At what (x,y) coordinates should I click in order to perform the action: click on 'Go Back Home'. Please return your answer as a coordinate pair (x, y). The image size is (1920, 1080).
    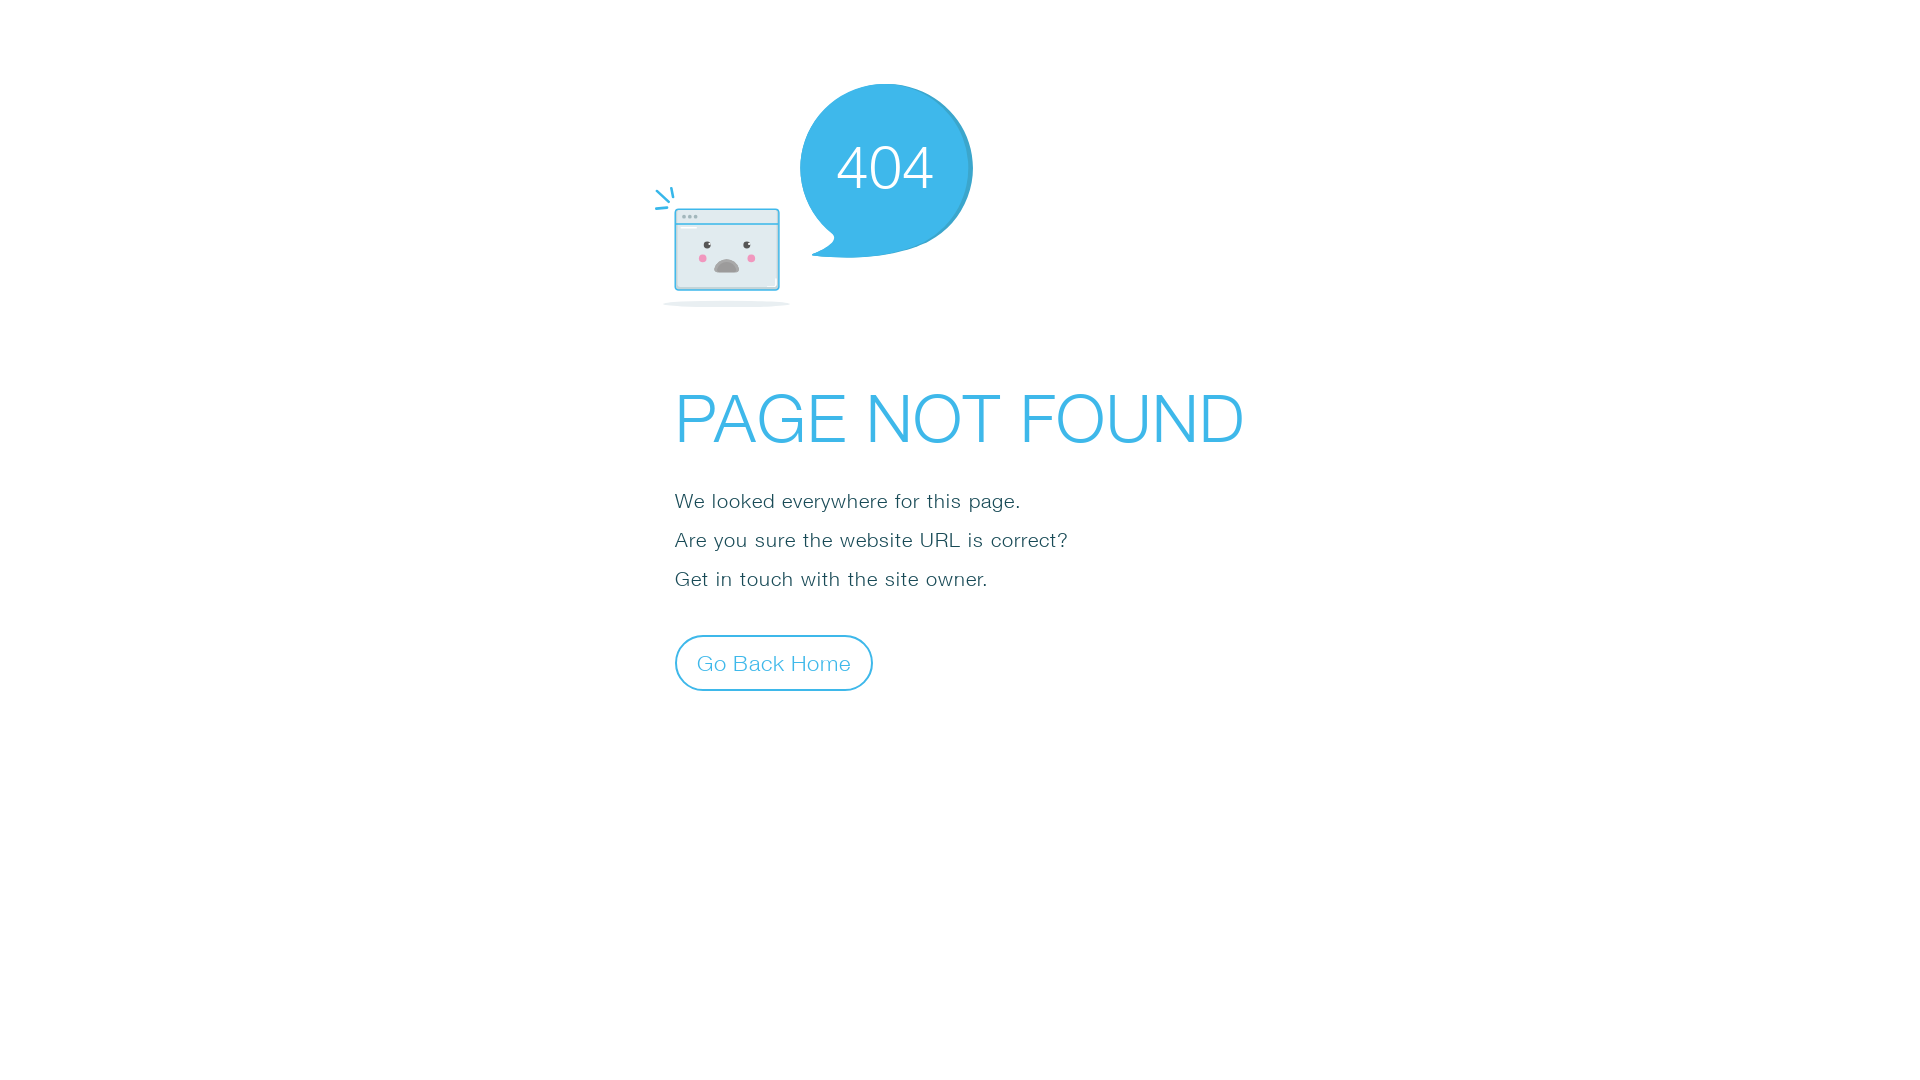
    Looking at the image, I should click on (772, 663).